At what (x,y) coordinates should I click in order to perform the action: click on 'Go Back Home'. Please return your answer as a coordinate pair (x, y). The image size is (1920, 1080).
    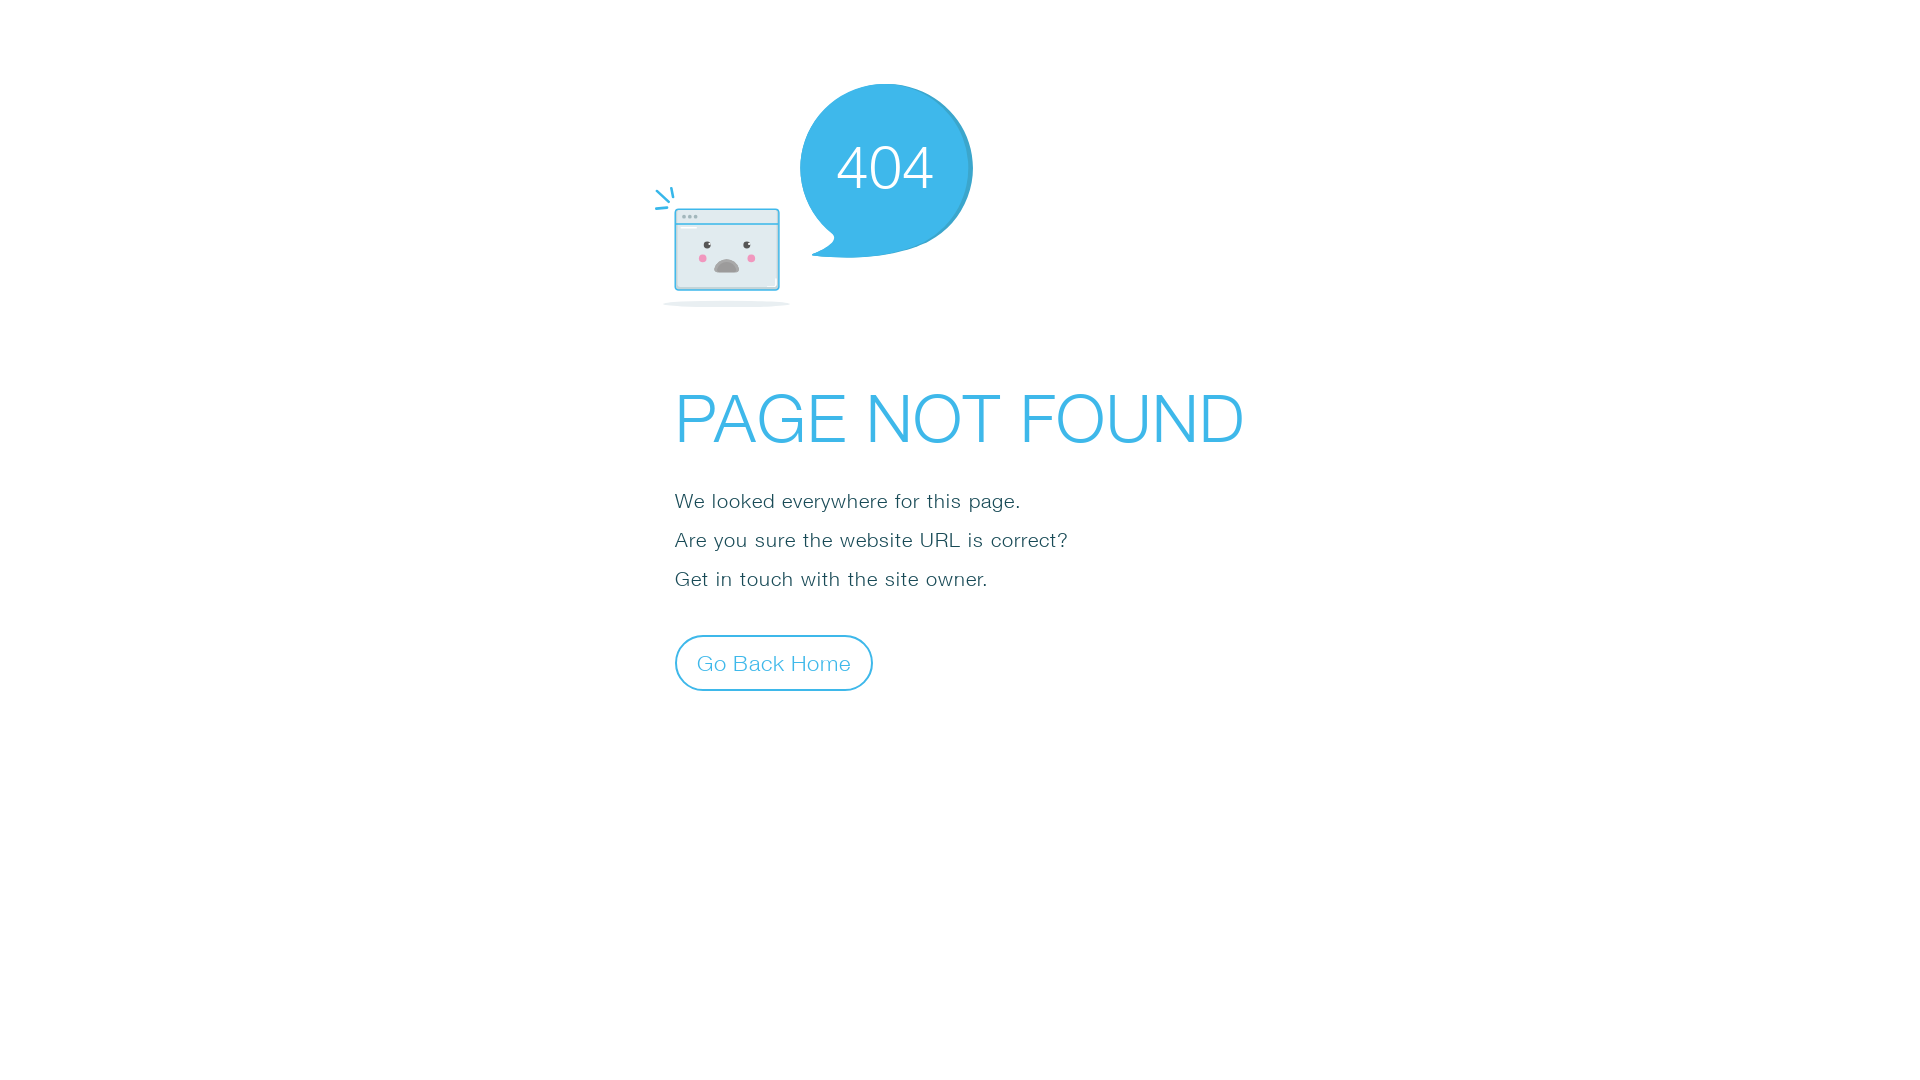
    Looking at the image, I should click on (772, 663).